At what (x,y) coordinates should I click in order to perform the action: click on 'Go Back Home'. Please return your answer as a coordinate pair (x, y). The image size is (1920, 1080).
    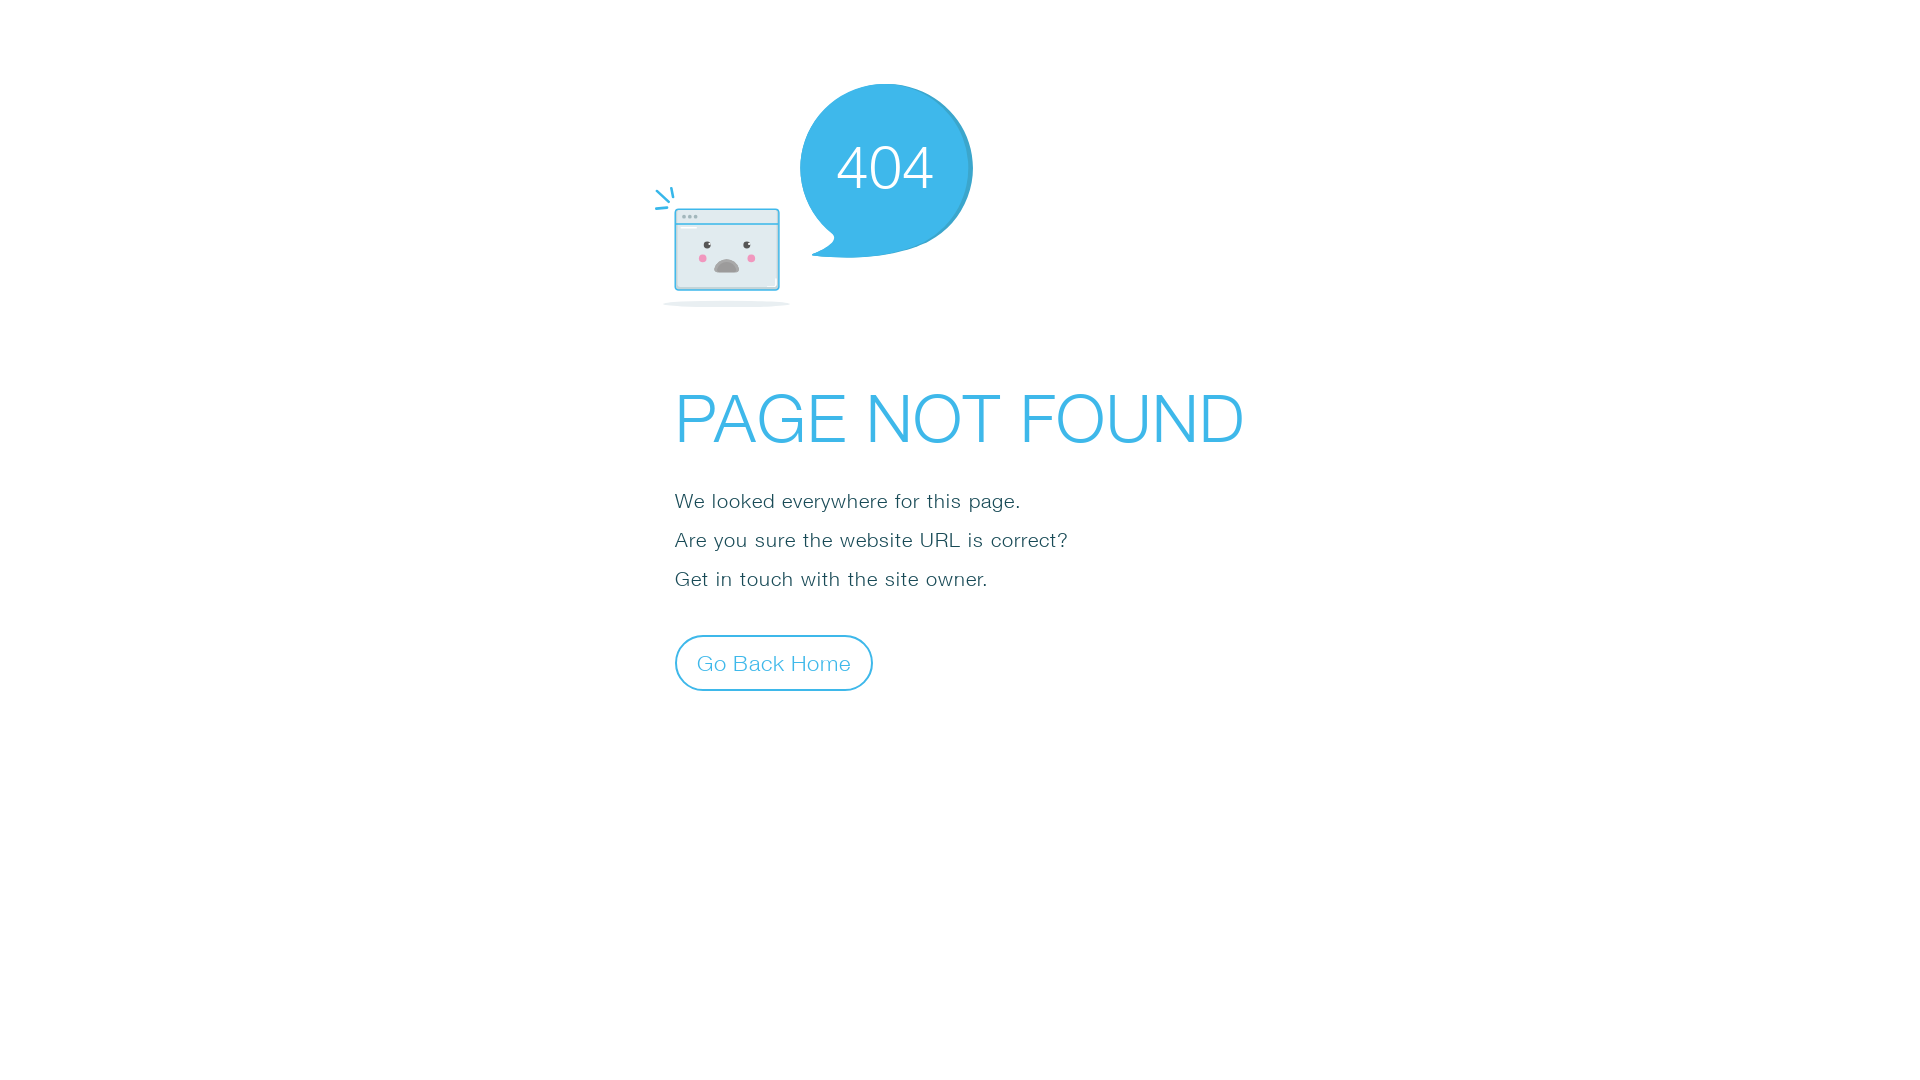
    Looking at the image, I should click on (772, 663).